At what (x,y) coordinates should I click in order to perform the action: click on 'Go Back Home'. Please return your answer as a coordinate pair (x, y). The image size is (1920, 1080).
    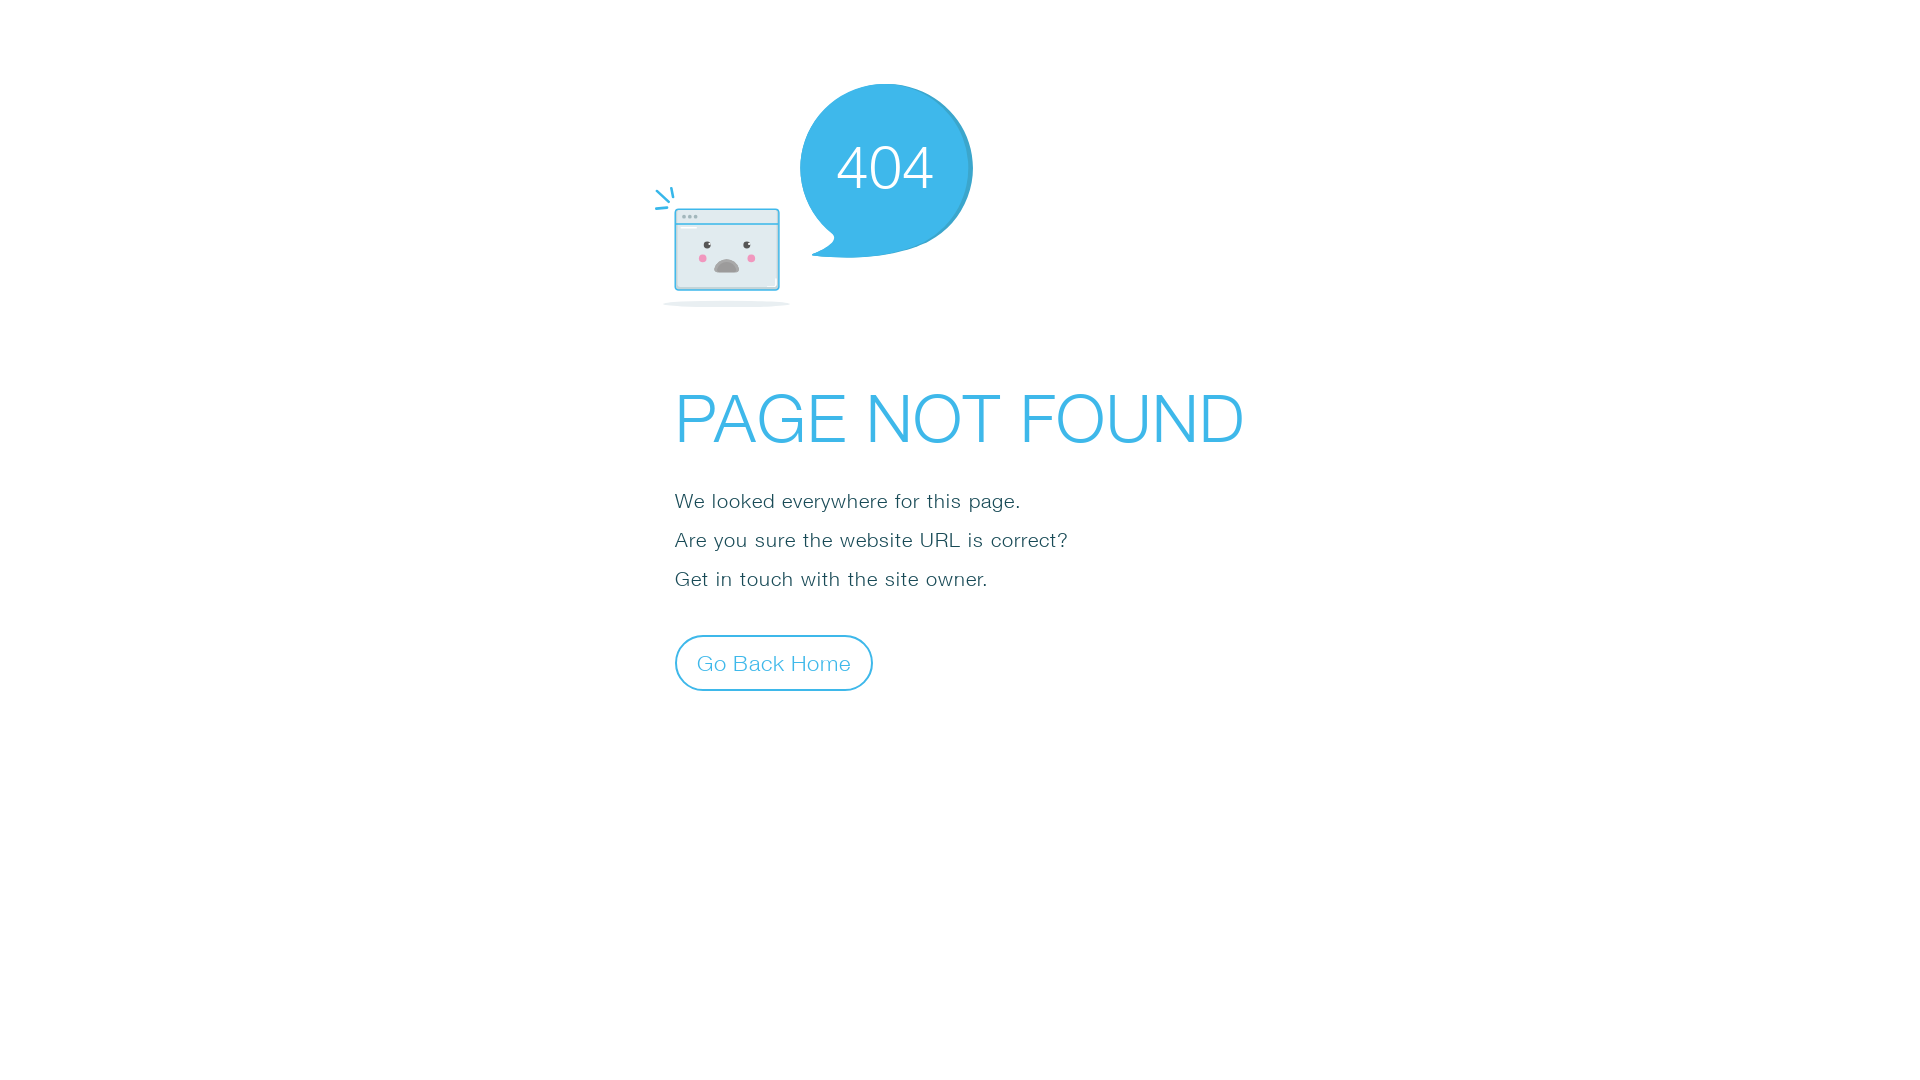
    Looking at the image, I should click on (772, 663).